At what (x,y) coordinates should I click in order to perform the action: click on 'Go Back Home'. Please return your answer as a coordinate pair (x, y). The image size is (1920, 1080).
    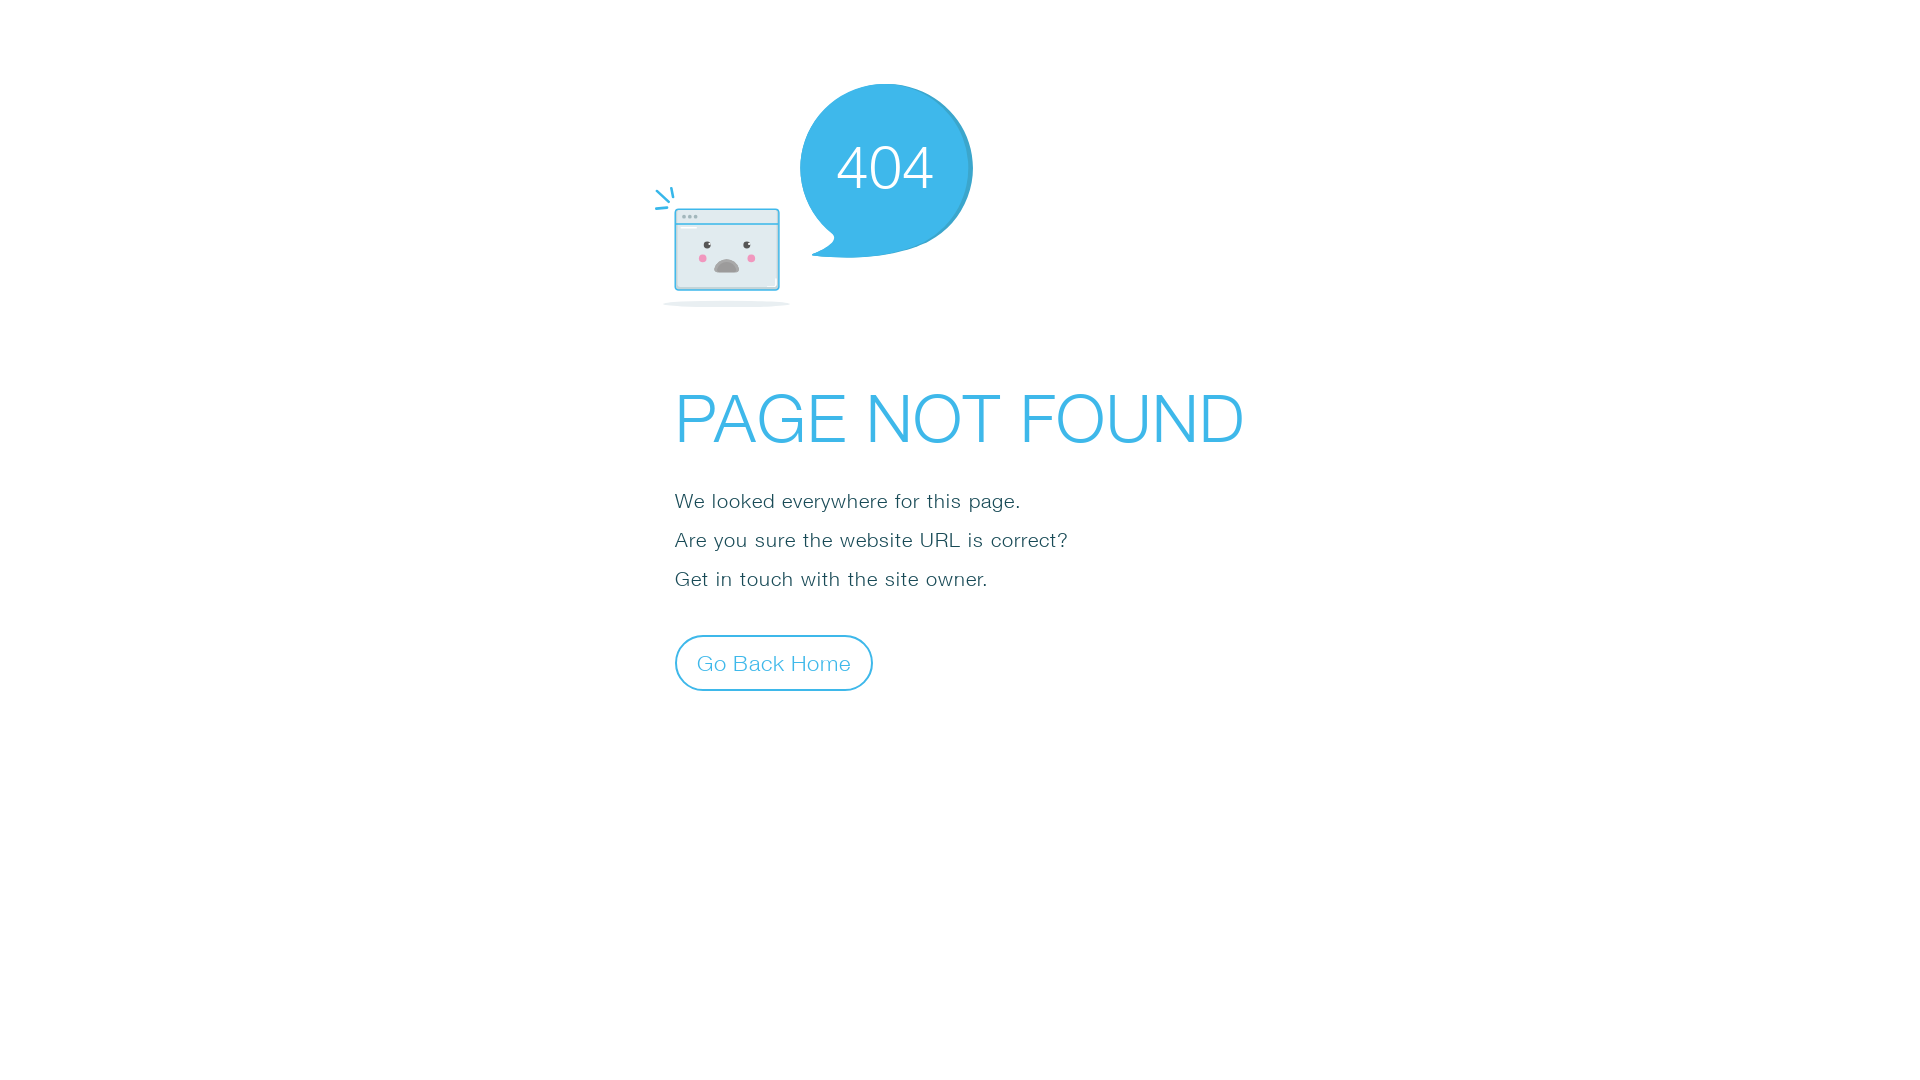
    Looking at the image, I should click on (772, 663).